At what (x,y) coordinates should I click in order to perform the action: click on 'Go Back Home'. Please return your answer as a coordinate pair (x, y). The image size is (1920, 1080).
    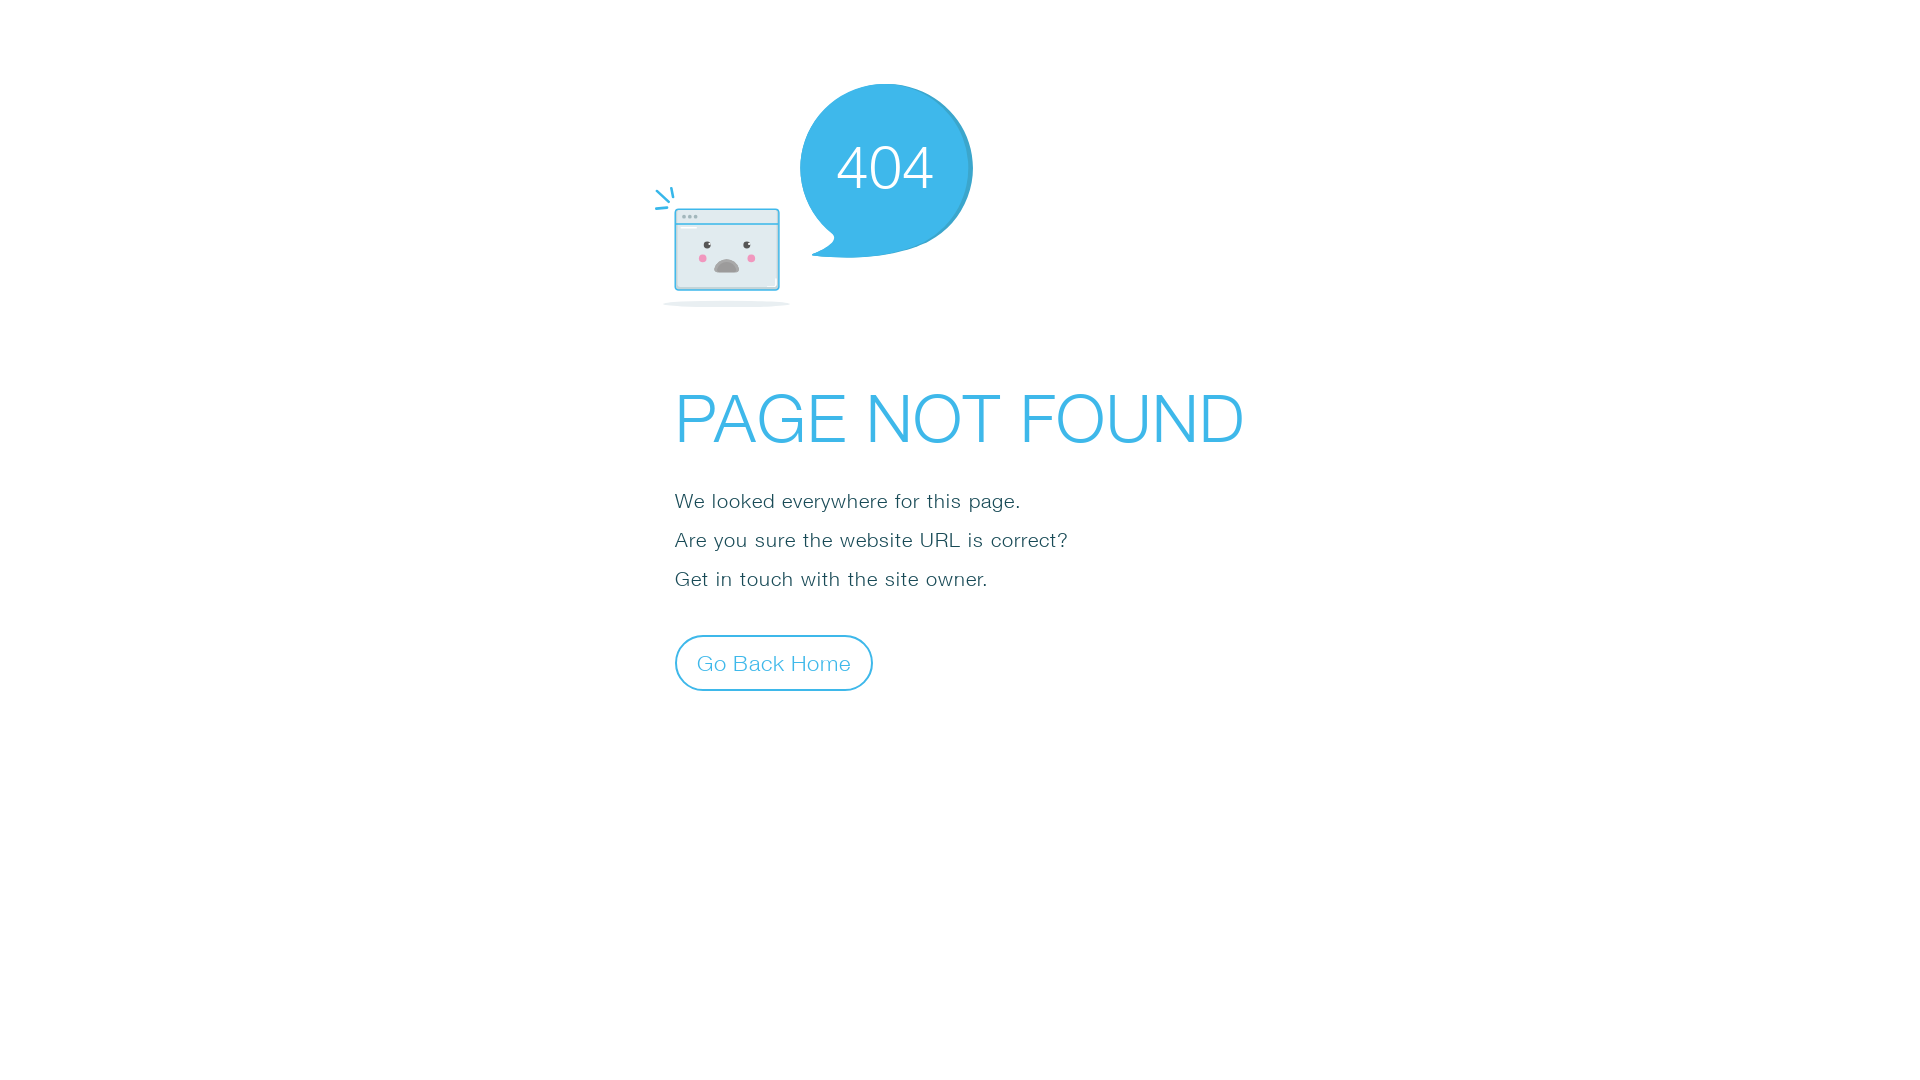
    Looking at the image, I should click on (772, 663).